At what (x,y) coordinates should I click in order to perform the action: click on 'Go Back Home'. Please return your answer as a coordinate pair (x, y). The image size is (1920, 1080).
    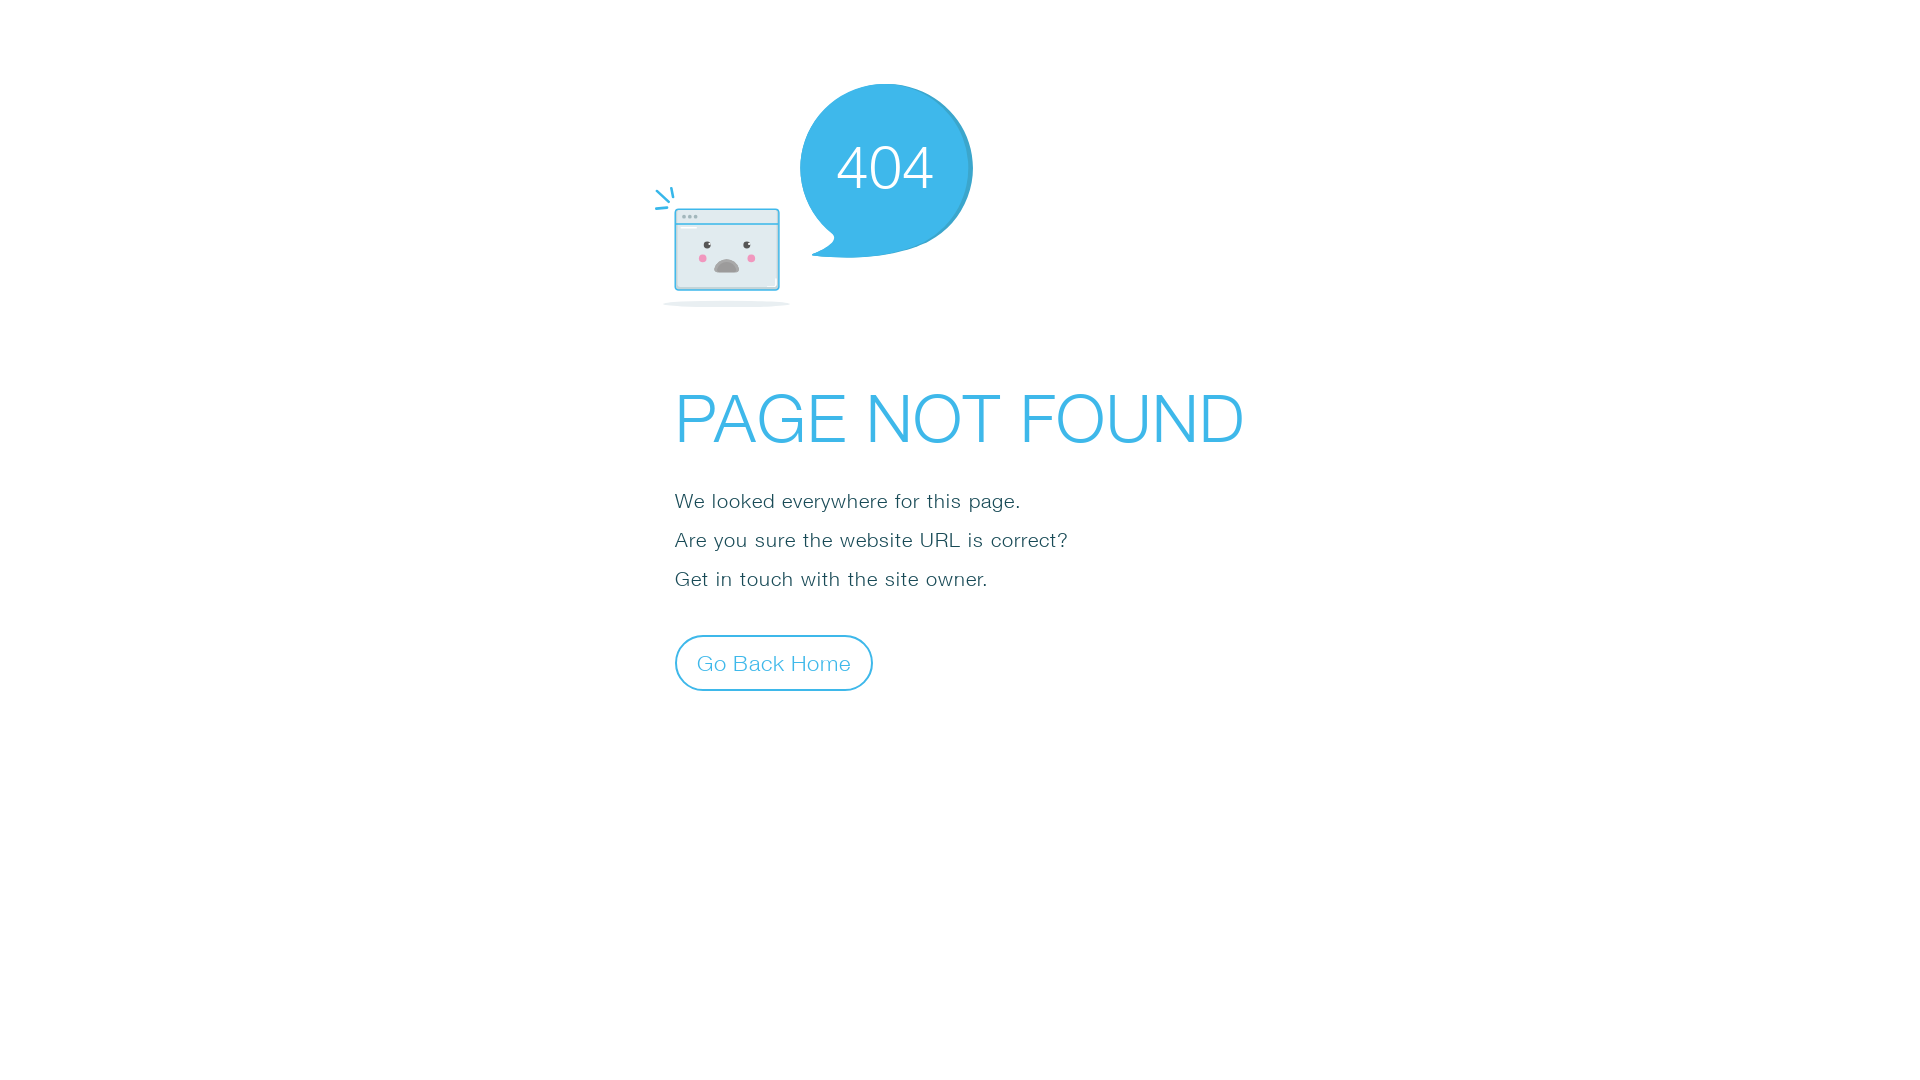
    Looking at the image, I should click on (772, 663).